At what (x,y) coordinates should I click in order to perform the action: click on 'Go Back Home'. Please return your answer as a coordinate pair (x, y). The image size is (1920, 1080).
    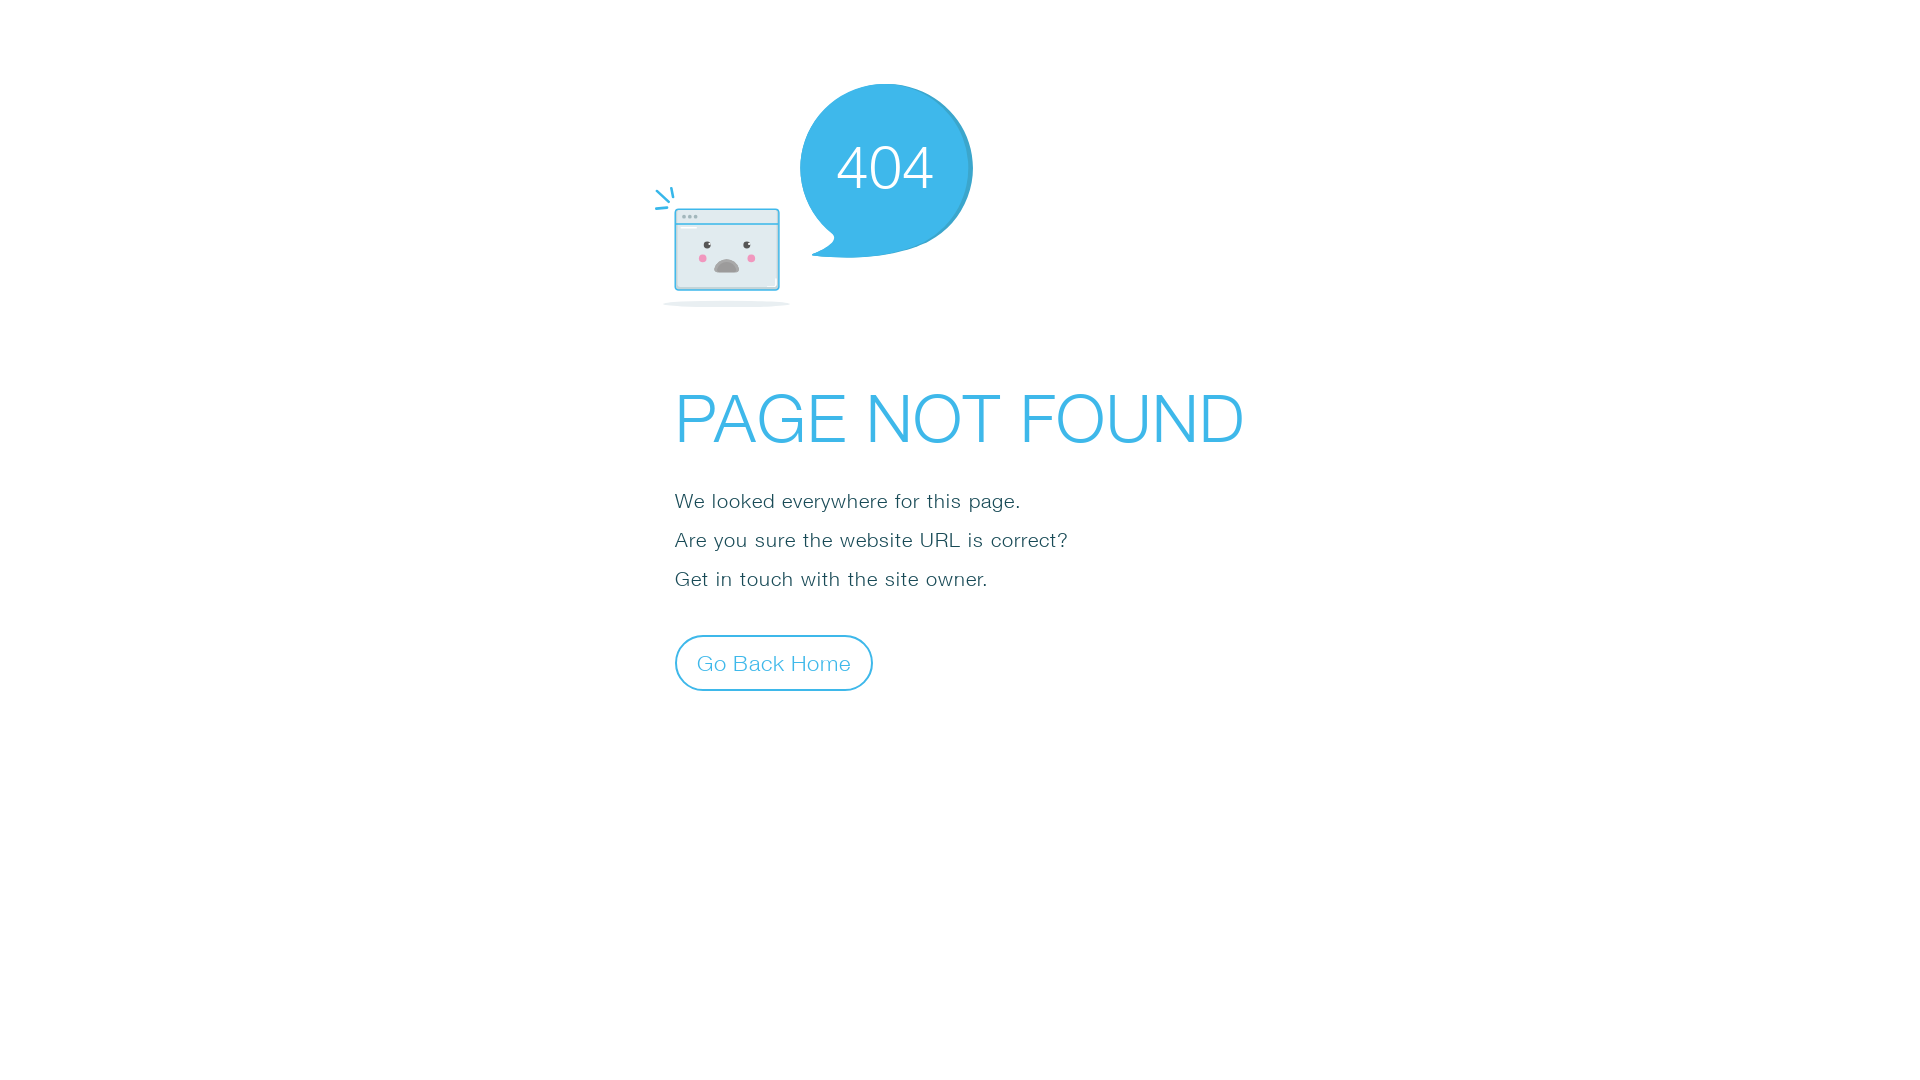
    Looking at the image, I should click on (772, 663).